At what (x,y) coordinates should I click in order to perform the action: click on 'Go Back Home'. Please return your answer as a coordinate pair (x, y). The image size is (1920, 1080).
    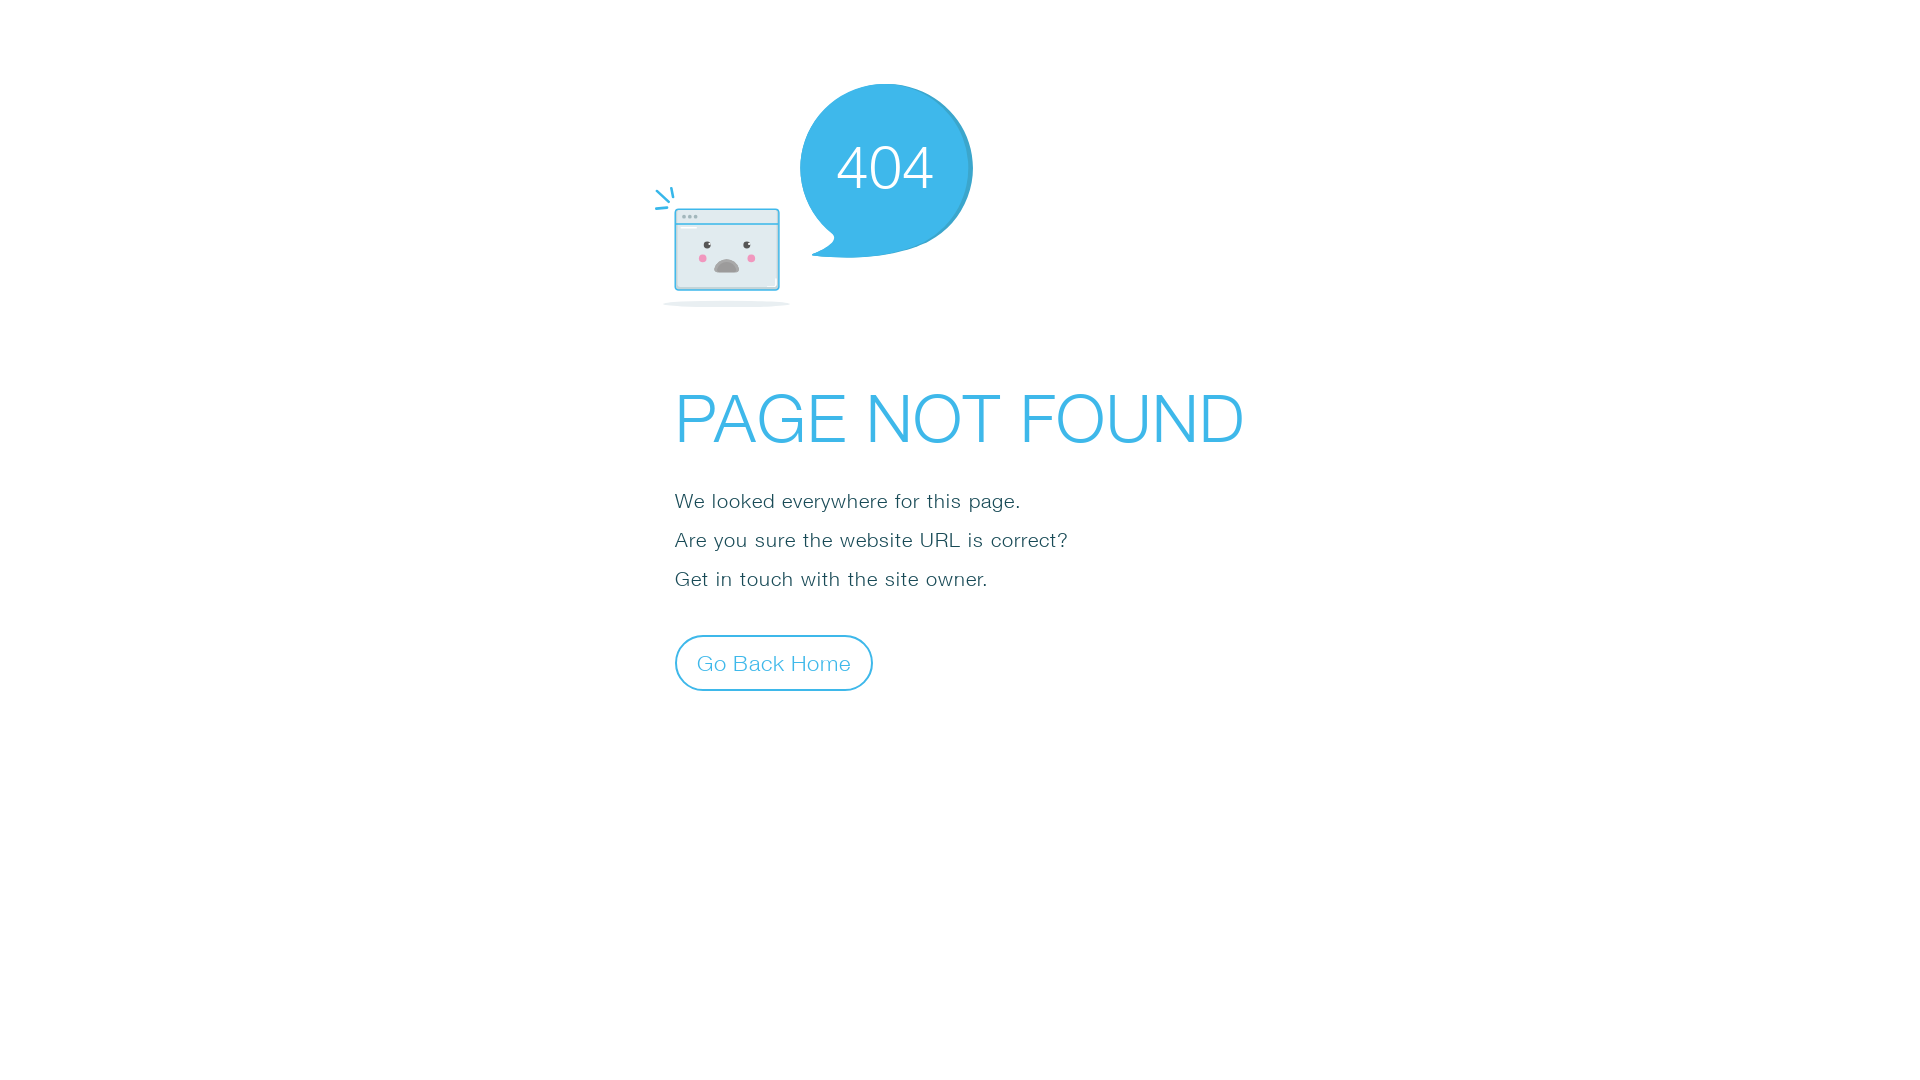
    Looking at the image, I should click on (772, 663).